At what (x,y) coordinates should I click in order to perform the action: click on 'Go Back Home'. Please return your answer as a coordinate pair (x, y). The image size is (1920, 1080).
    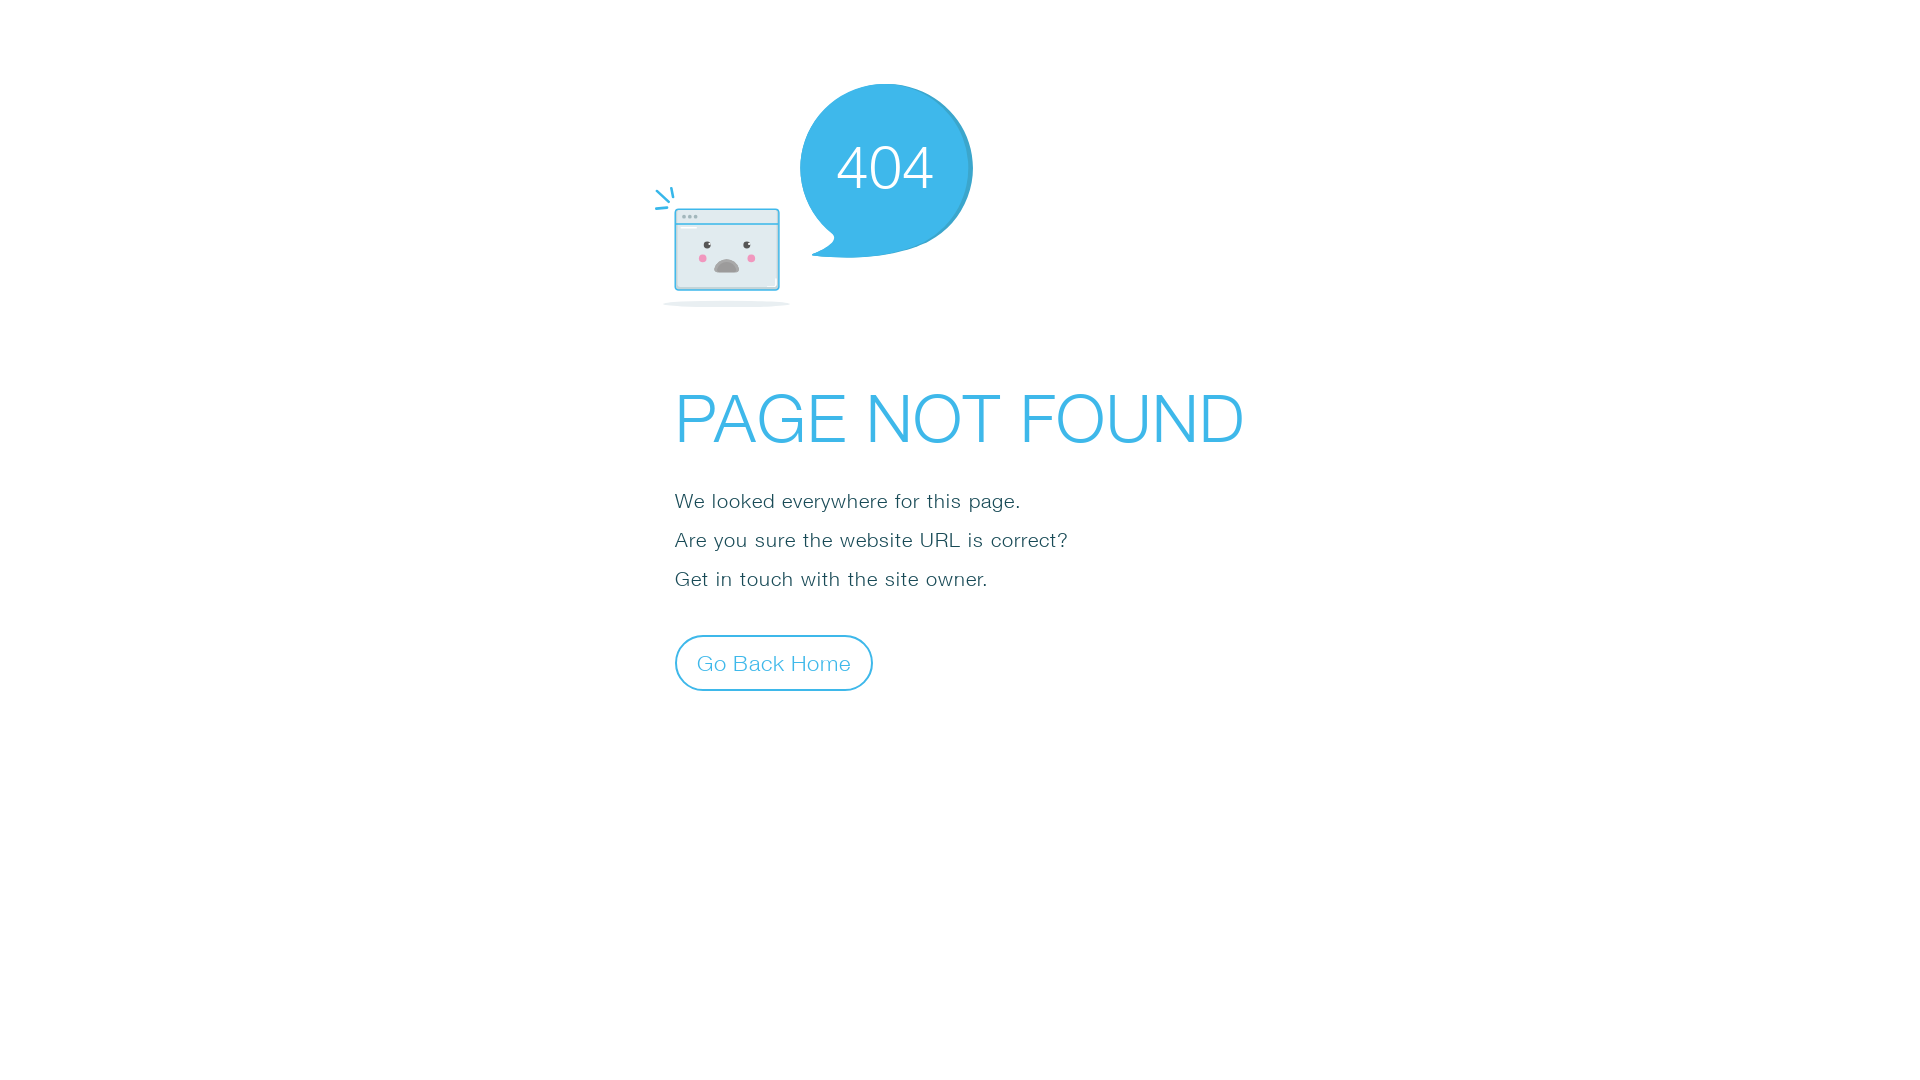
    Looking at the image, I should click on (772, 663).